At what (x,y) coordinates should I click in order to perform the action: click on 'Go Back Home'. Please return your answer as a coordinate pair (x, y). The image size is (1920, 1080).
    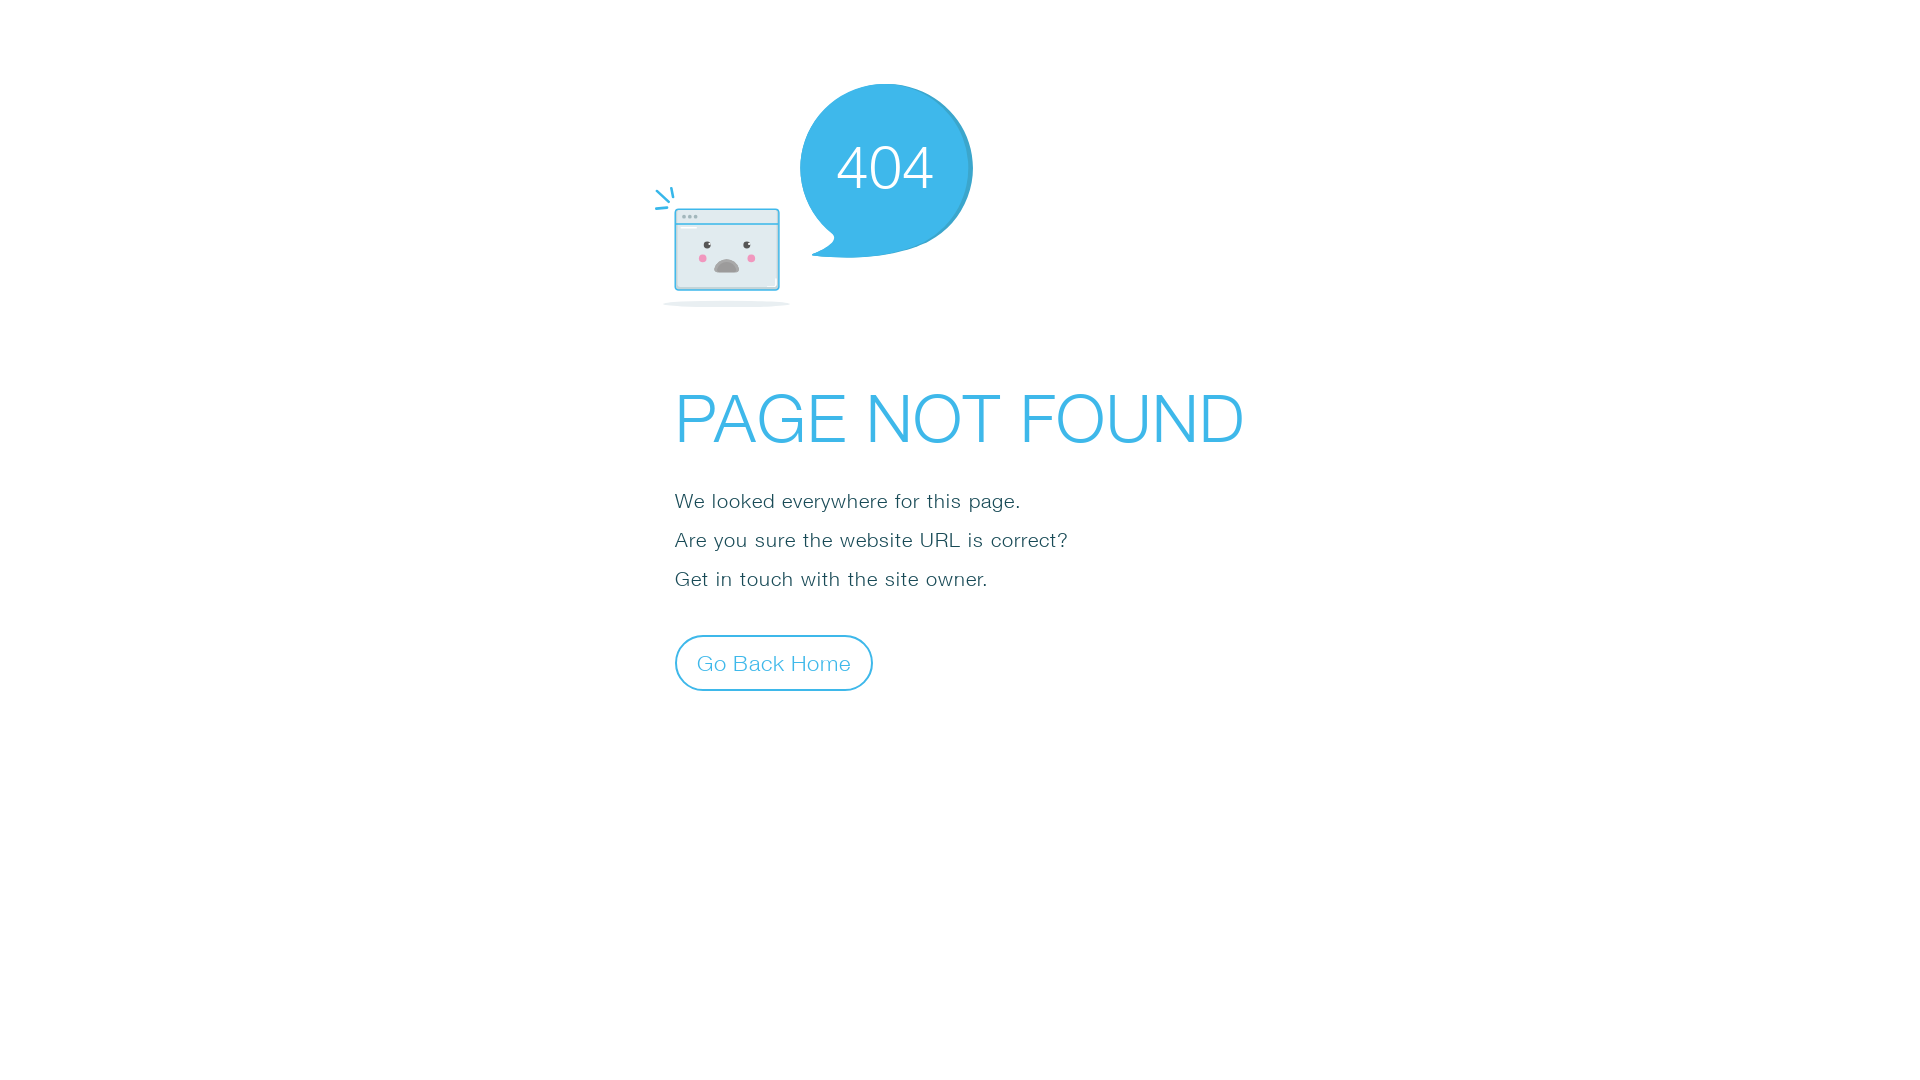
    Looking at the image, I should click on (772, 663).